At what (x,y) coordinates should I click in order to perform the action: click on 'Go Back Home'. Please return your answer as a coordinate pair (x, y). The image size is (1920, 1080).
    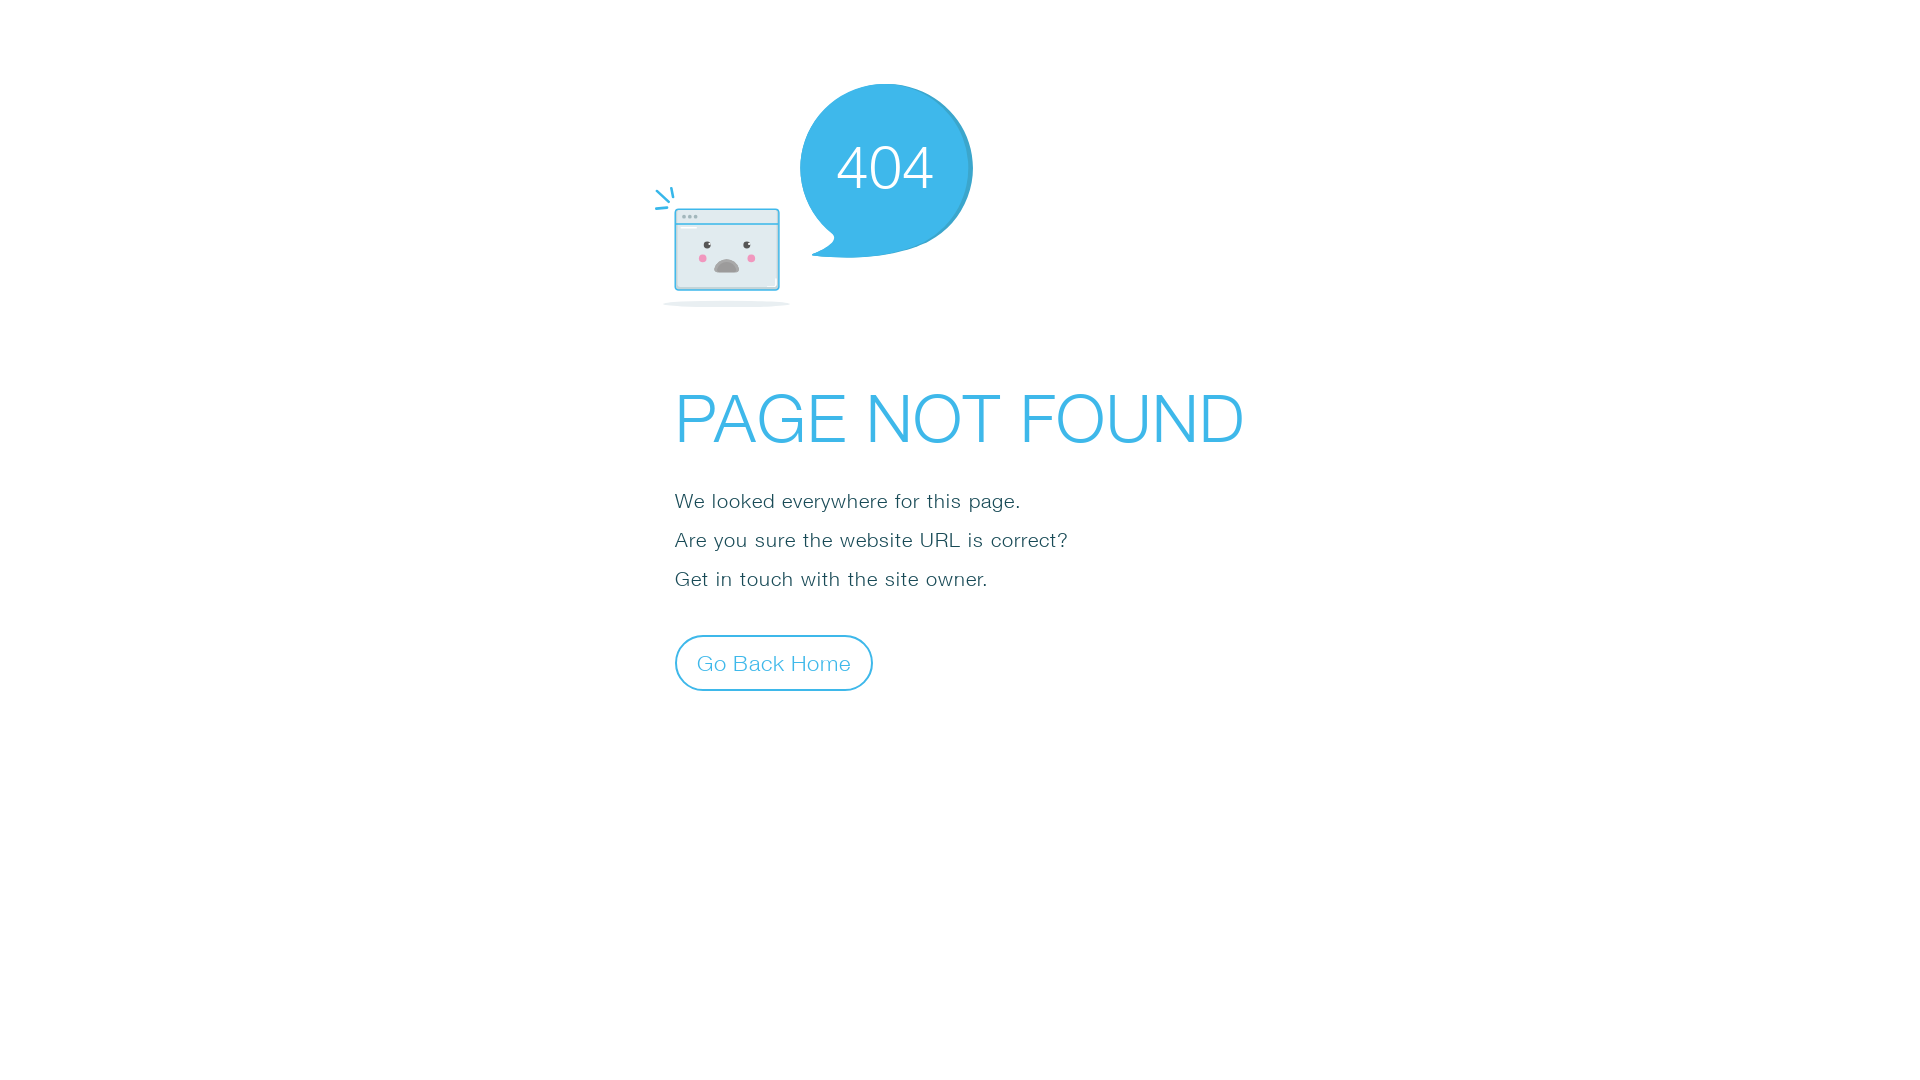
    Looking at the image, I should click on (772, 663).